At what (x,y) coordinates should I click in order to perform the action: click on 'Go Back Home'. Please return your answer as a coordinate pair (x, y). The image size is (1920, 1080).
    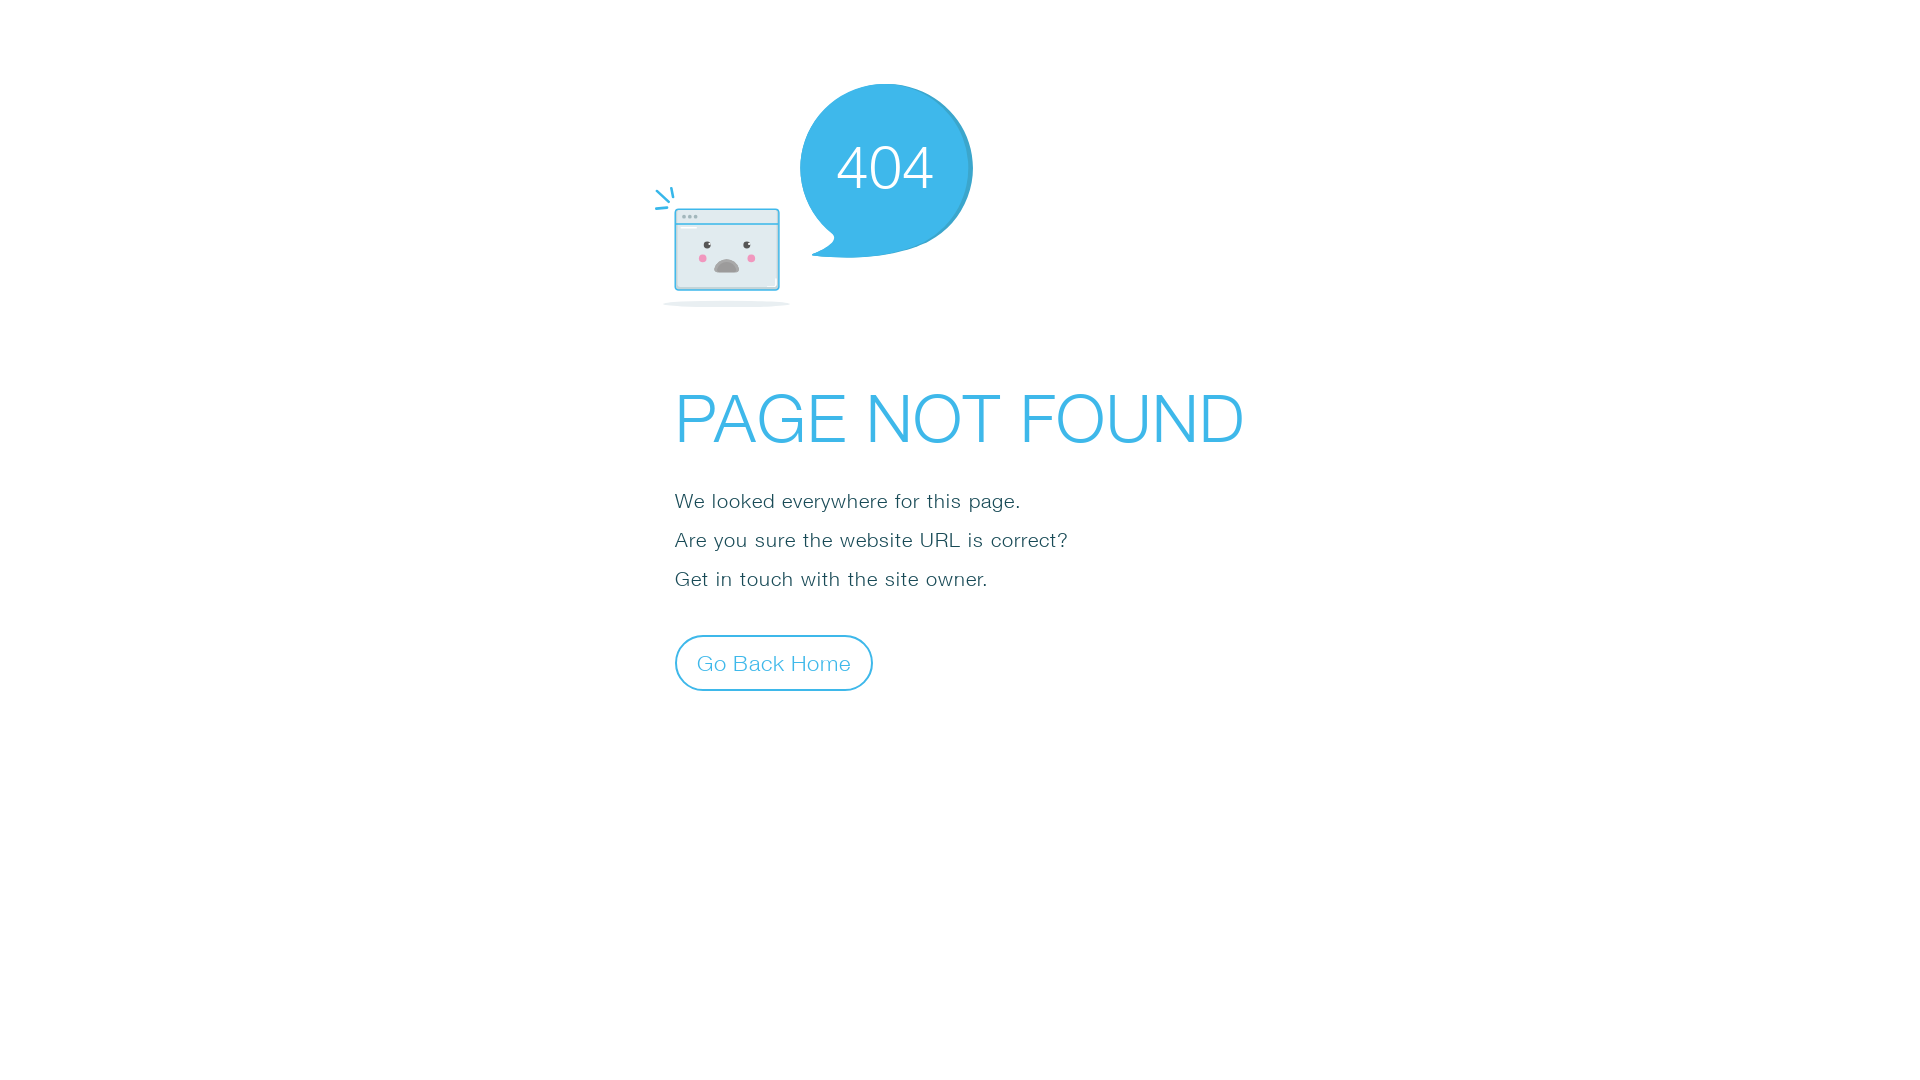
    Looking at the image, I should click on (772, 663).